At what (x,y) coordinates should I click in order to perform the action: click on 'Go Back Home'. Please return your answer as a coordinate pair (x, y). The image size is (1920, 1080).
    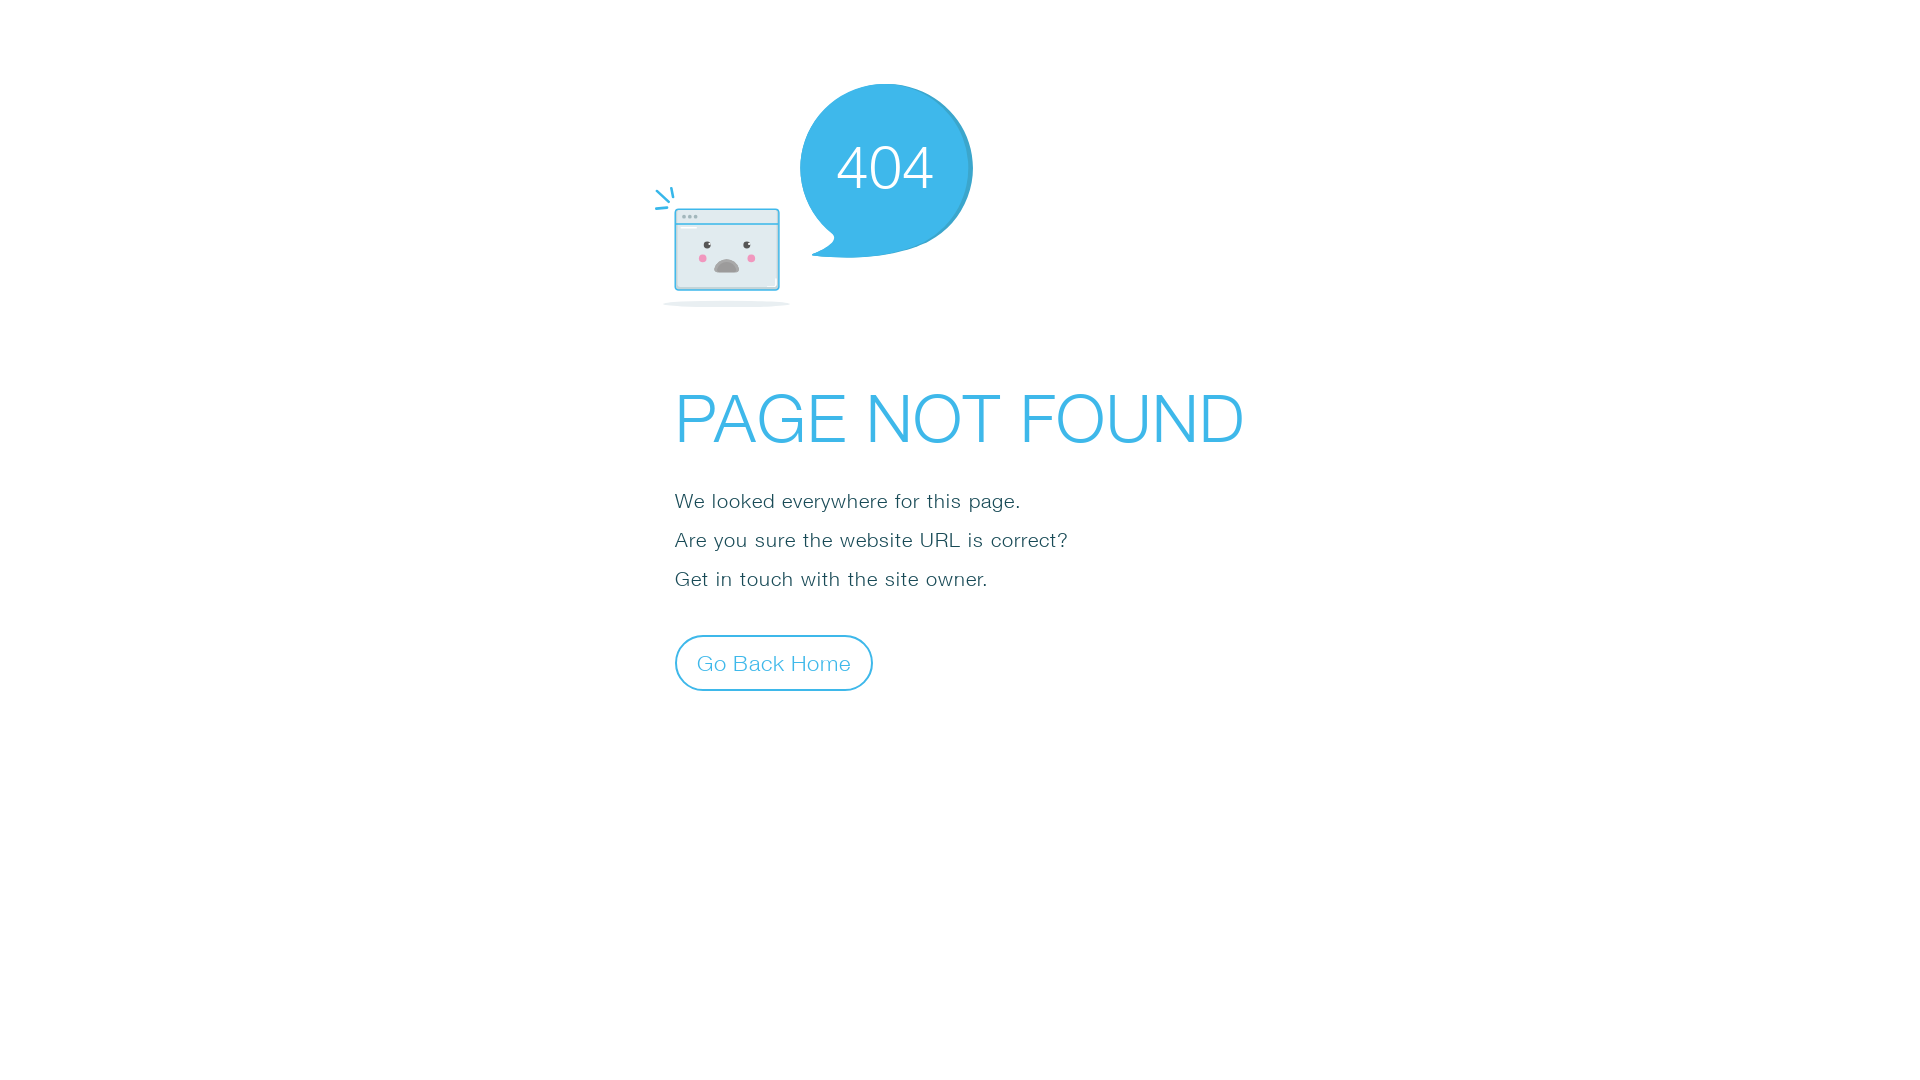
    Looking at the image, I should click on (772, 663).